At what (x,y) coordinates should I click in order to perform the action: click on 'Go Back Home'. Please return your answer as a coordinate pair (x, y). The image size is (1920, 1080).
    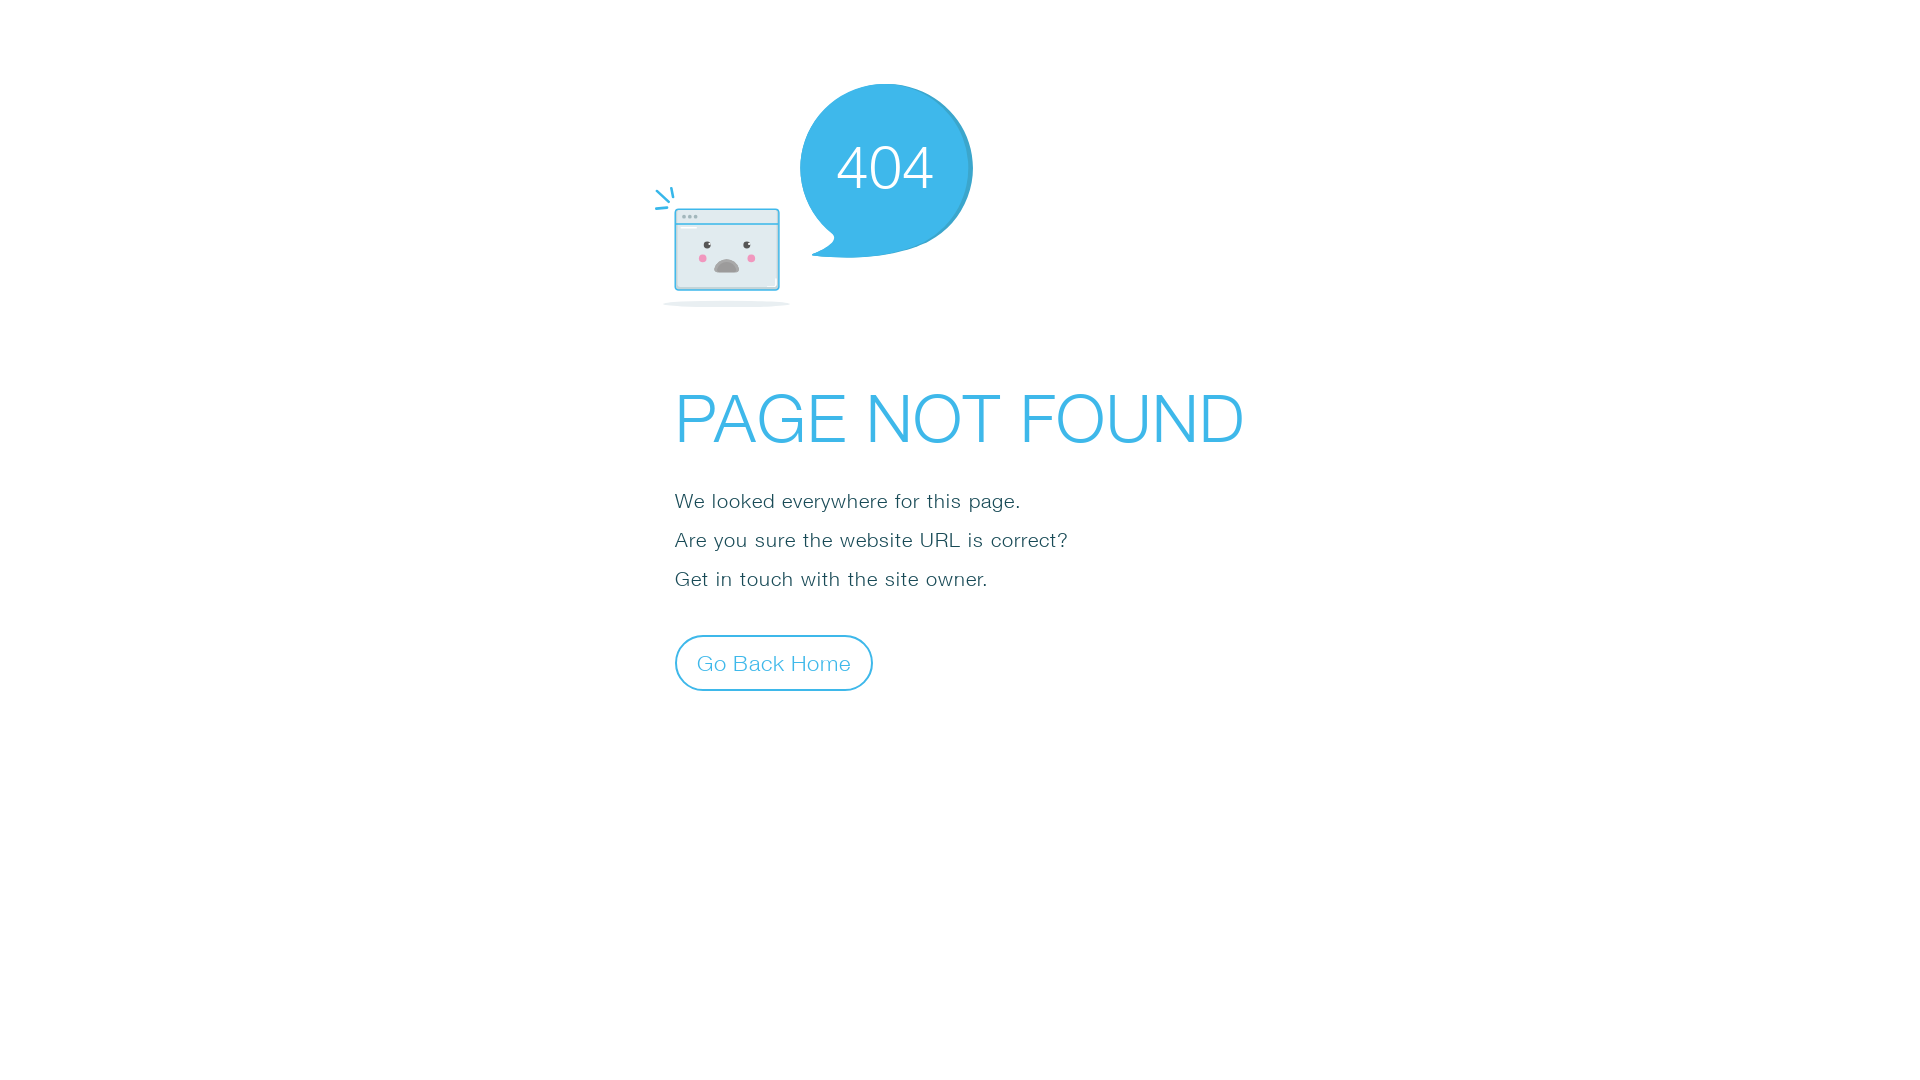
    Looking at the image, I should click on (772, 663).